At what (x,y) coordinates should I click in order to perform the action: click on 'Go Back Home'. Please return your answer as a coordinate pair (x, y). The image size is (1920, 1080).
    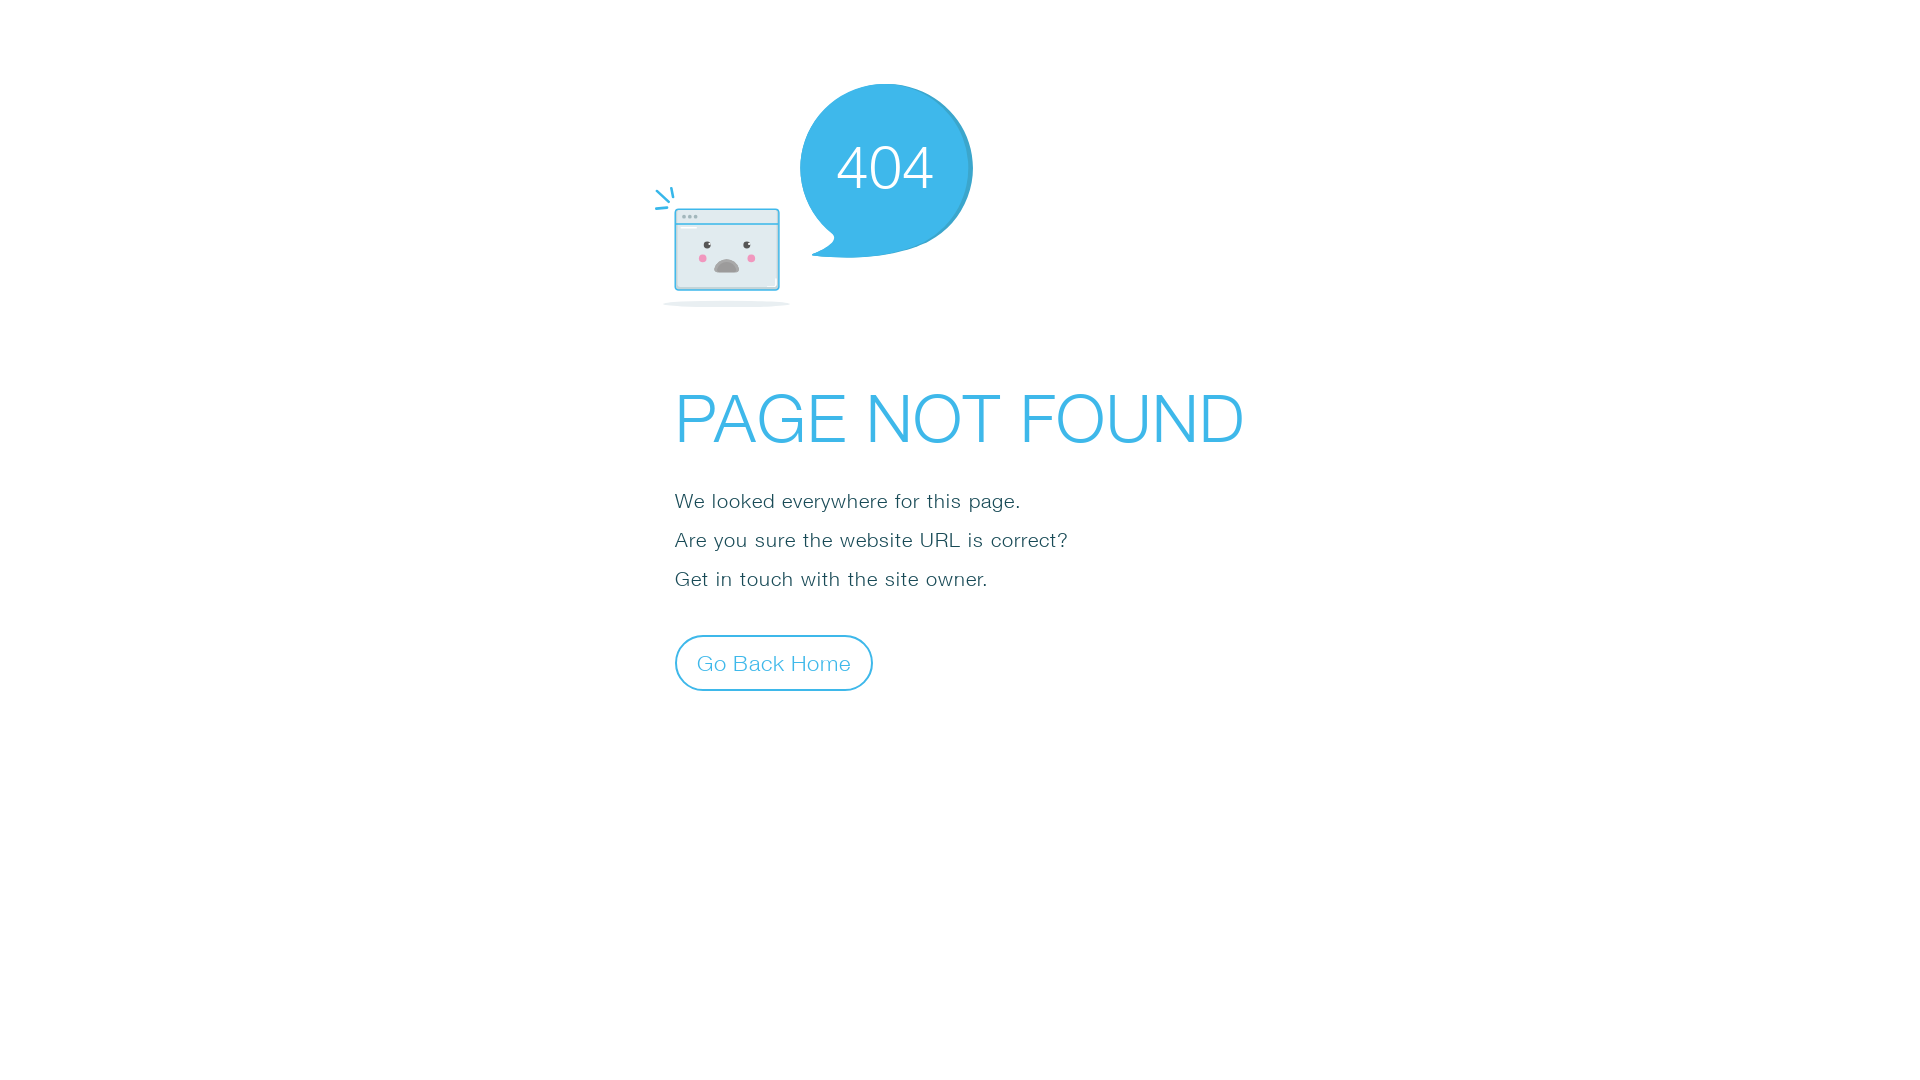
    Looking at the image, I should click on (772, 663).